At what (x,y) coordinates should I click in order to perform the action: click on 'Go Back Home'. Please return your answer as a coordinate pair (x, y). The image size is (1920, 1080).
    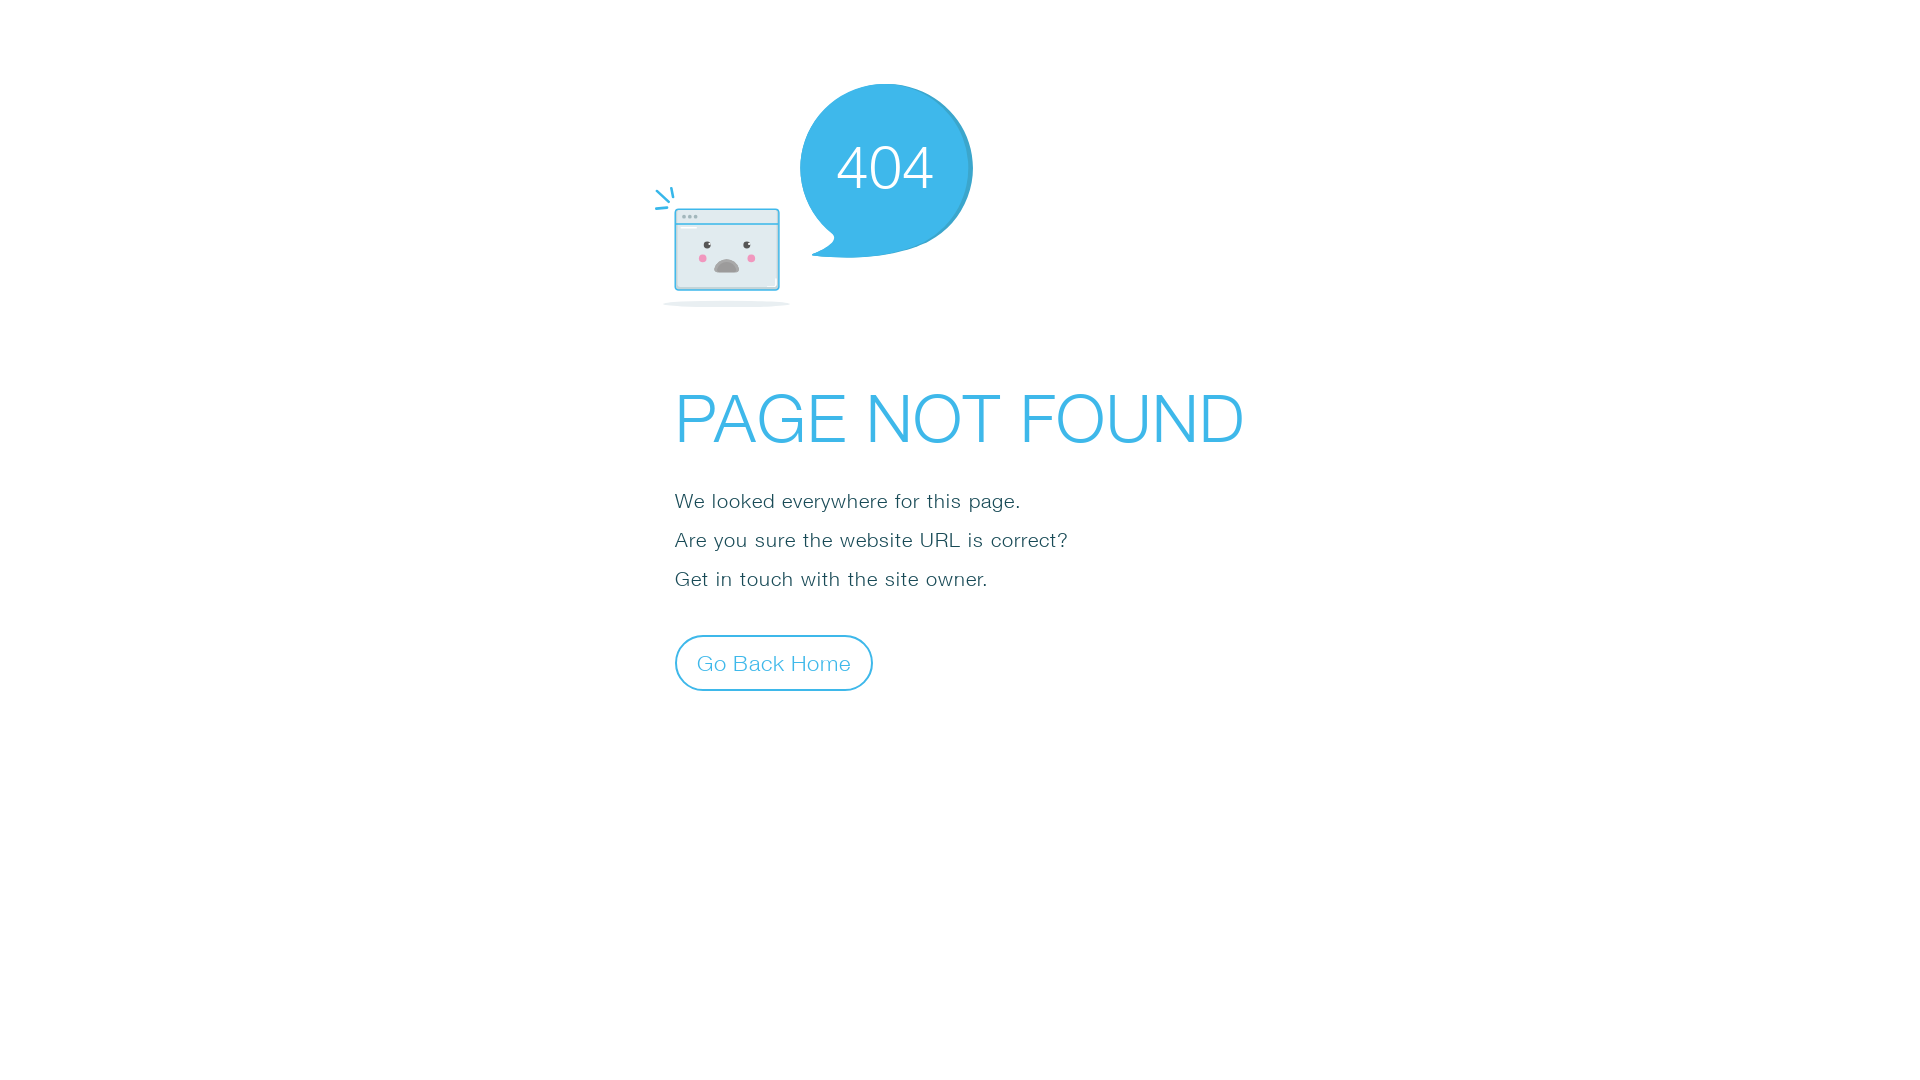
    Looking at the image, I should click on (772, 663).